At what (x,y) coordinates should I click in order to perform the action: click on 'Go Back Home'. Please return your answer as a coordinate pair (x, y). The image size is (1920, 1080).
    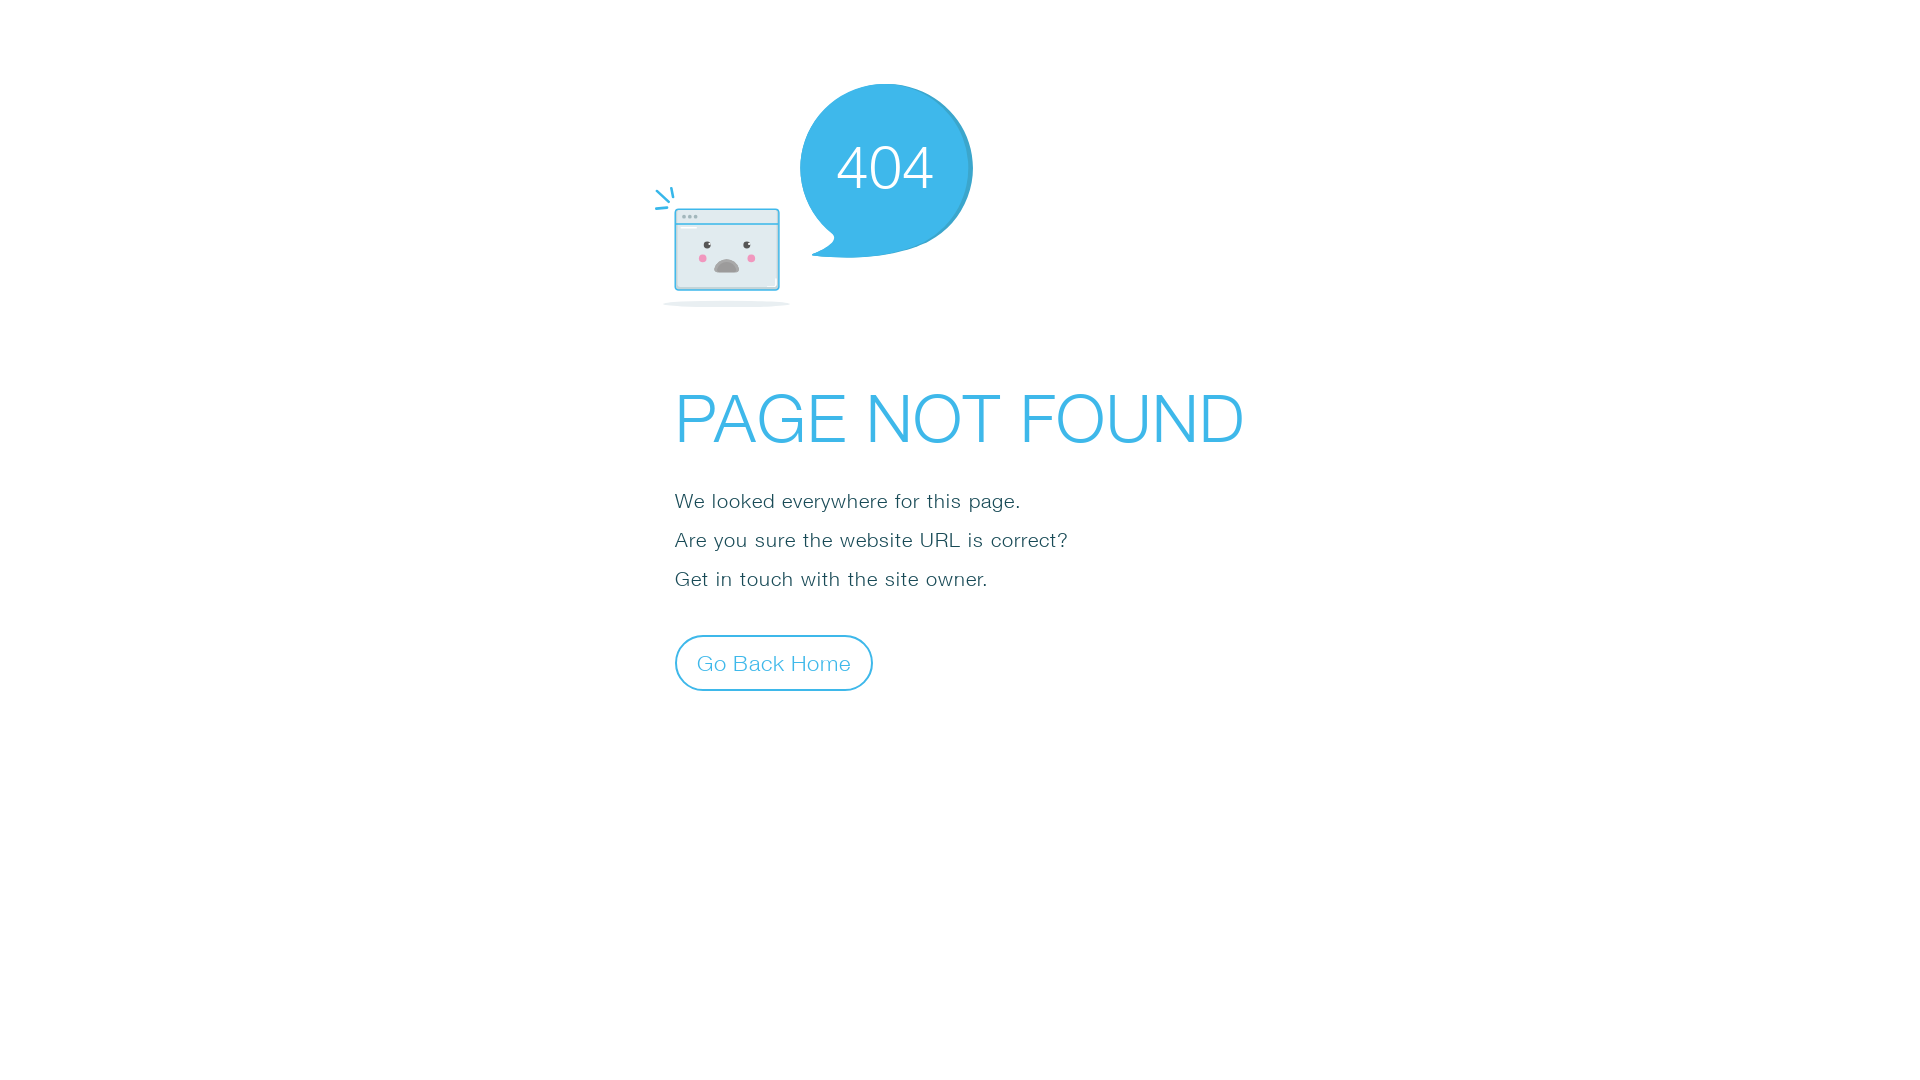
    Looking at the image, I should click on (772, 663).